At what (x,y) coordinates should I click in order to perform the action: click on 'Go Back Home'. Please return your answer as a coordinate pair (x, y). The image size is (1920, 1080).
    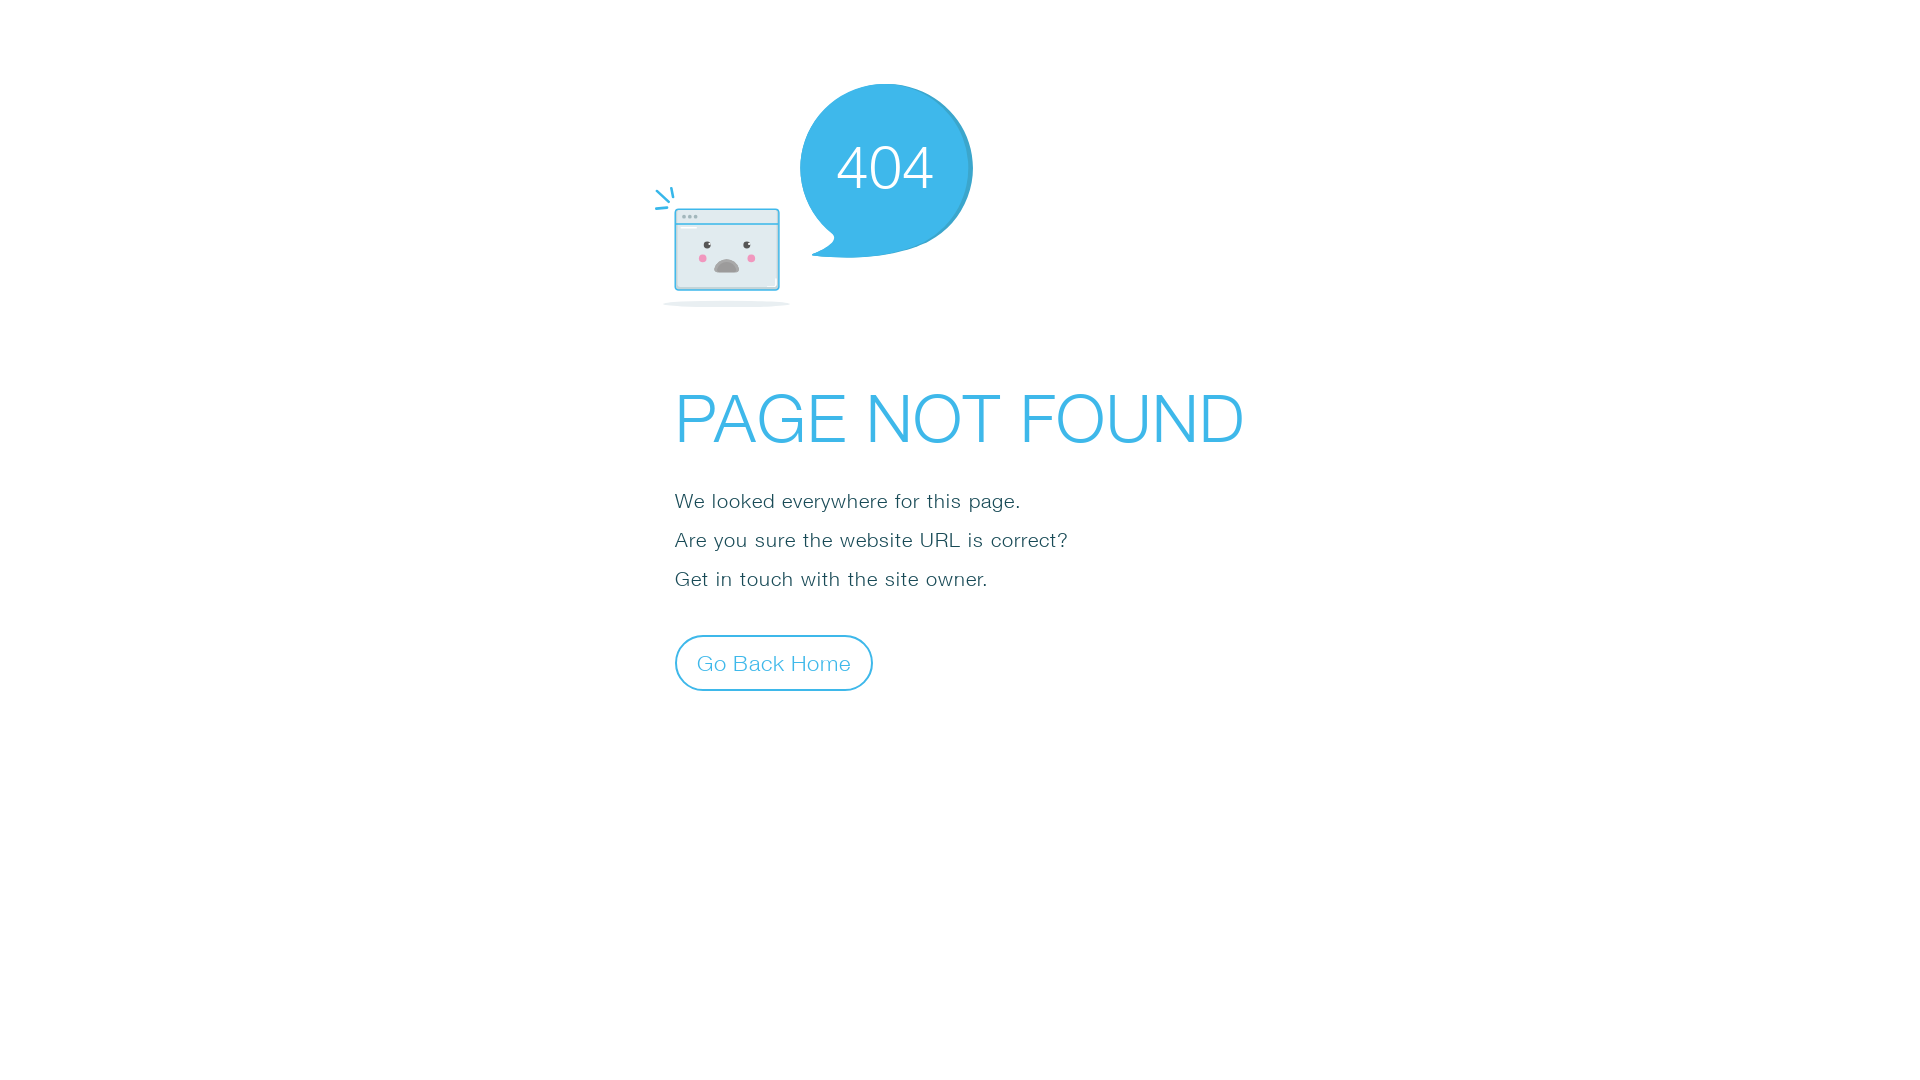
    Looking at the image, I should click on (772, 663).